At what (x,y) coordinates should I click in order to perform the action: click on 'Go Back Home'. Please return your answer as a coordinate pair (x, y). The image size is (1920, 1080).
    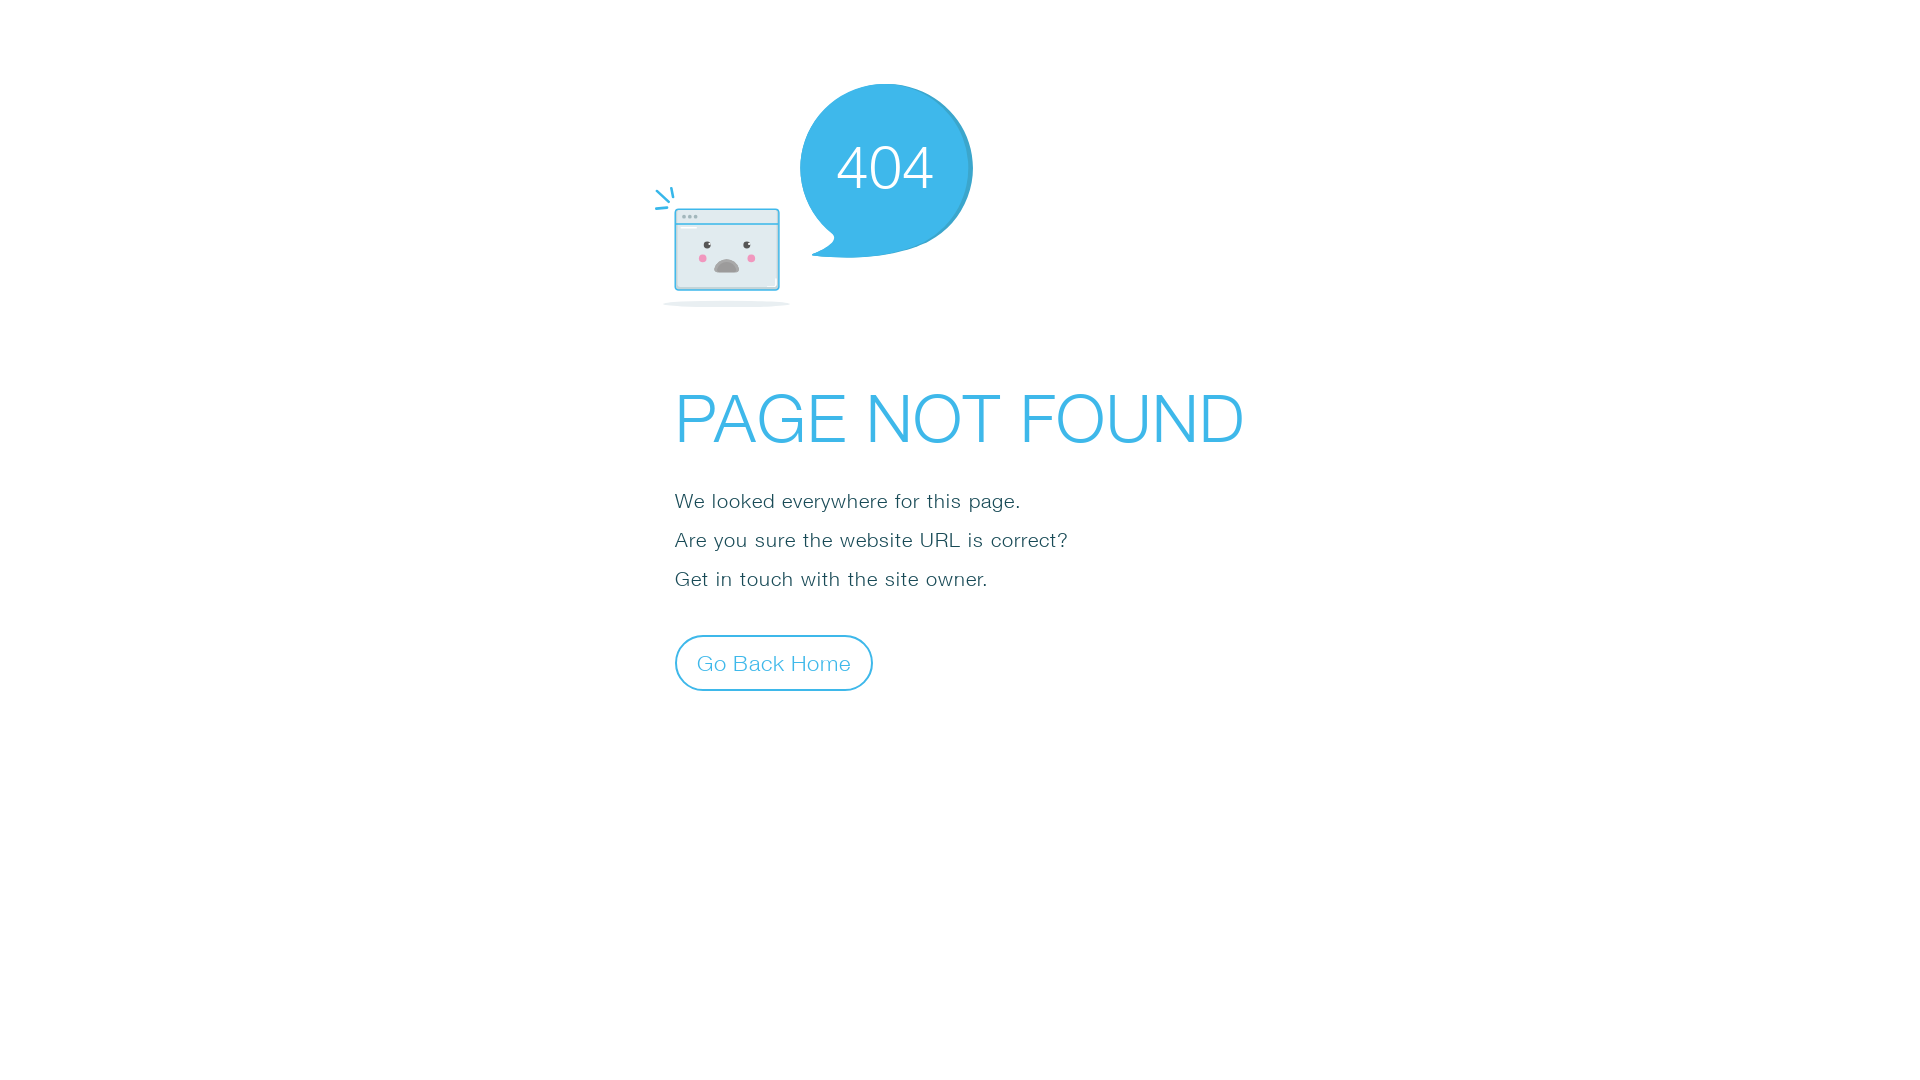
    Looking at the image, I should click on (772, 663).